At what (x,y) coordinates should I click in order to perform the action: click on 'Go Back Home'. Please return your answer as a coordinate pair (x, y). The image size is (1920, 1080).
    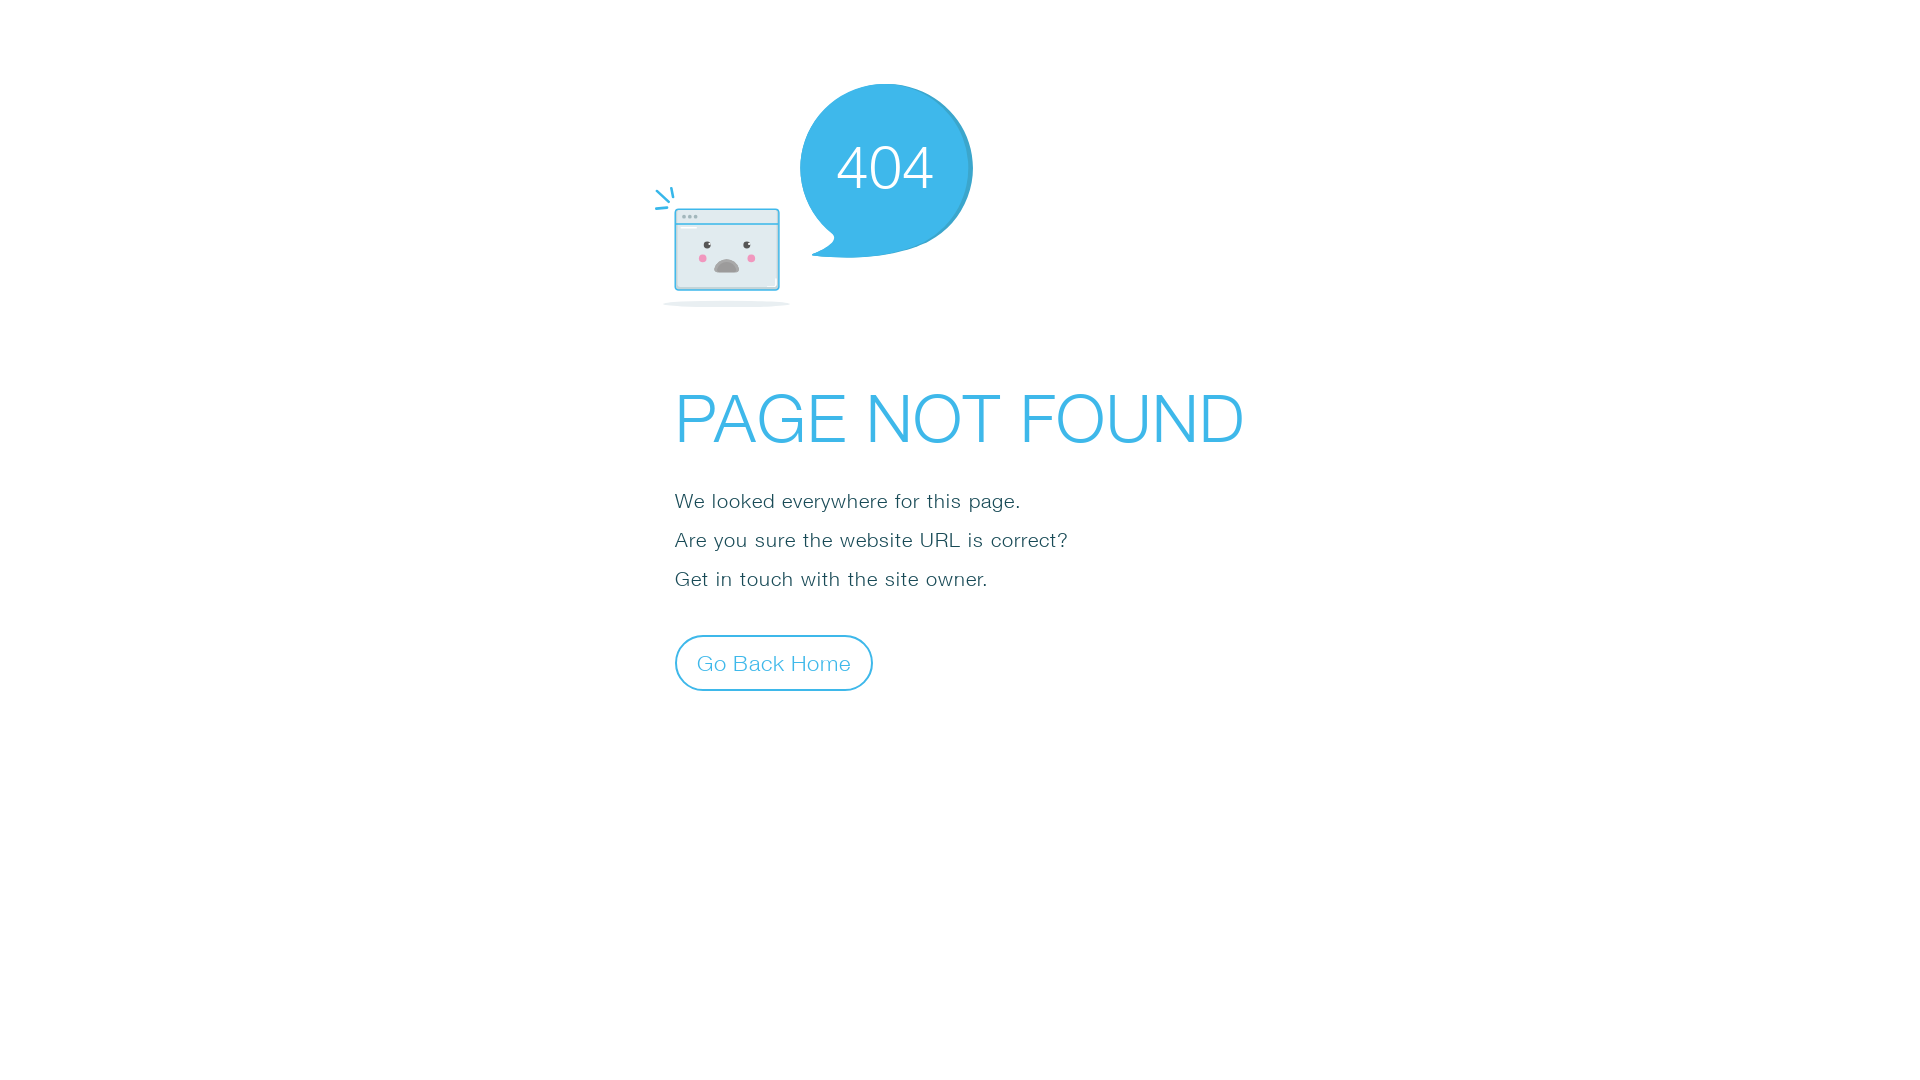
    Looking at the image, I should click on (772, 663).